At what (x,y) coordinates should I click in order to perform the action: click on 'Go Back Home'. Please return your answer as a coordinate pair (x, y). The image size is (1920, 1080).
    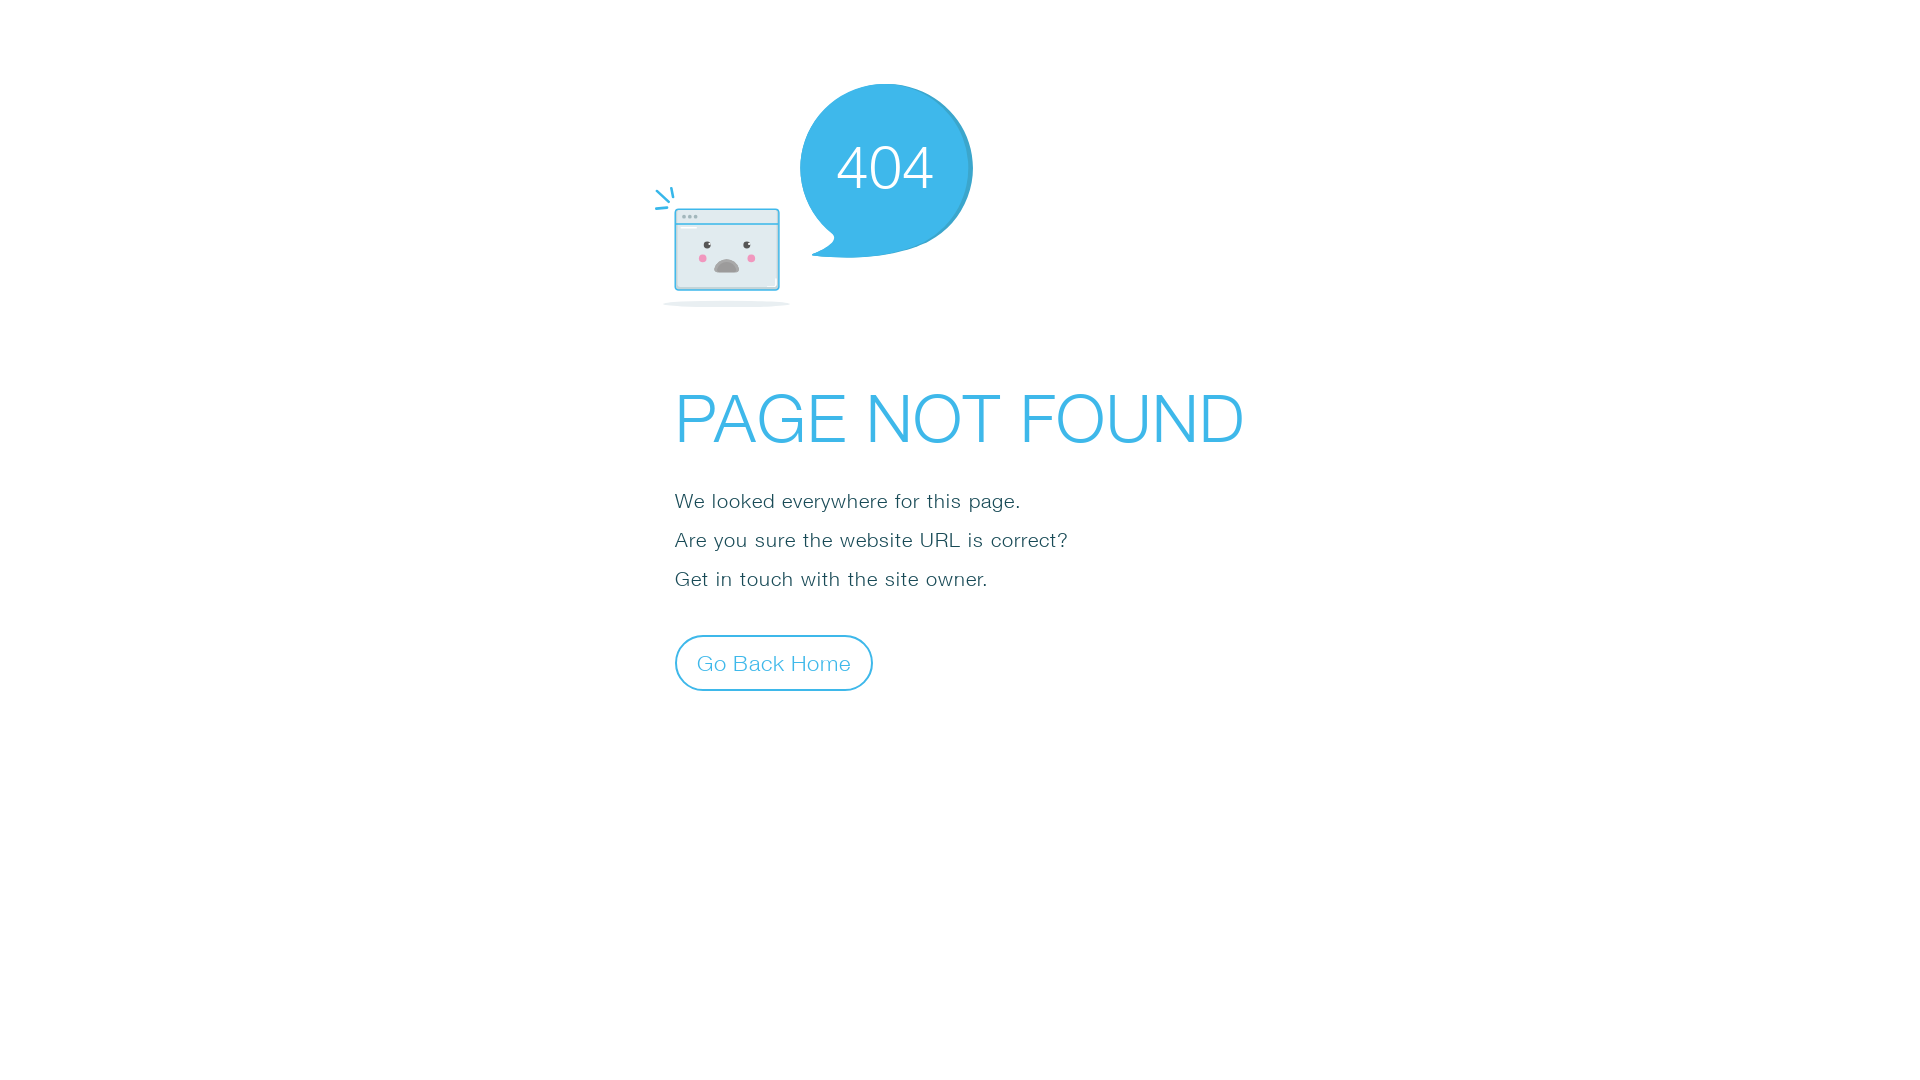
    Looking at the image, I should click on (772, 663).